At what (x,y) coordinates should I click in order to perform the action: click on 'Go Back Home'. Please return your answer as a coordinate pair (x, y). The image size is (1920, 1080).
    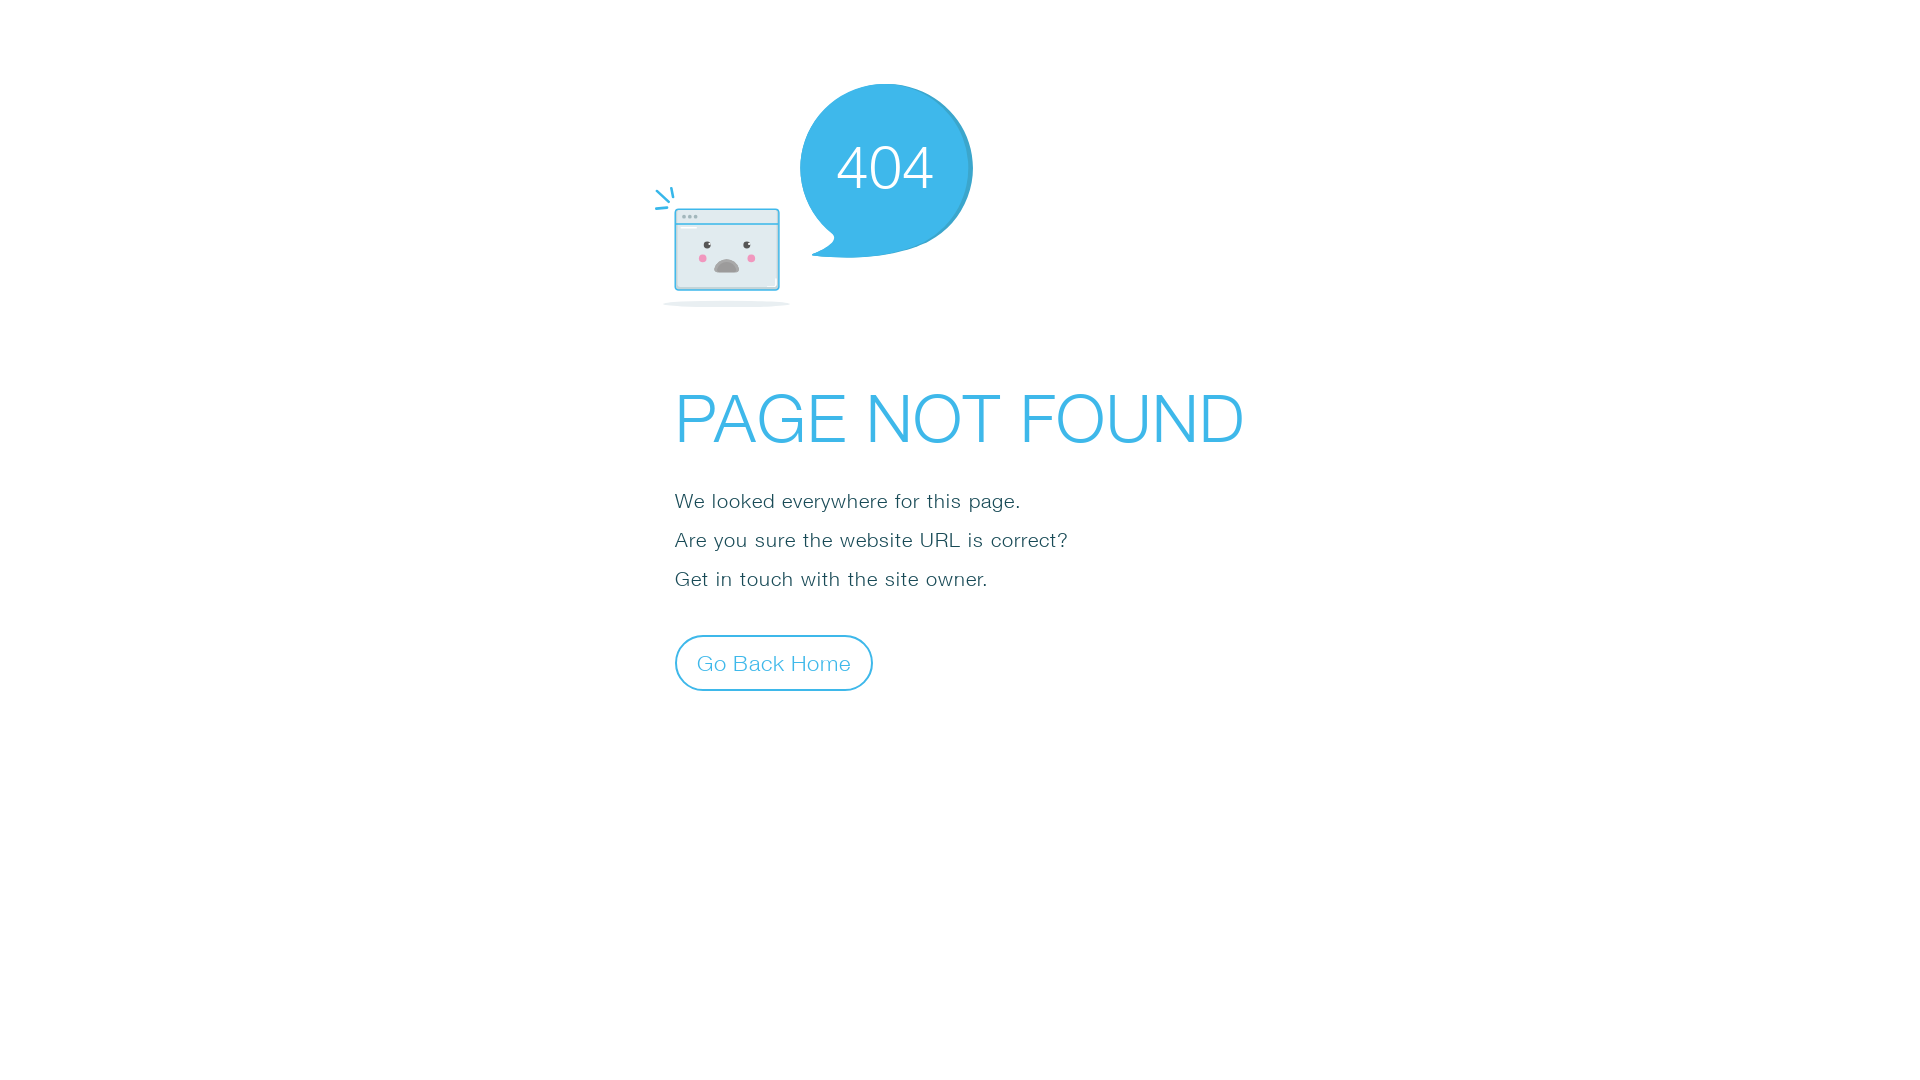
    Looking at the image, I should click on (772, 663).